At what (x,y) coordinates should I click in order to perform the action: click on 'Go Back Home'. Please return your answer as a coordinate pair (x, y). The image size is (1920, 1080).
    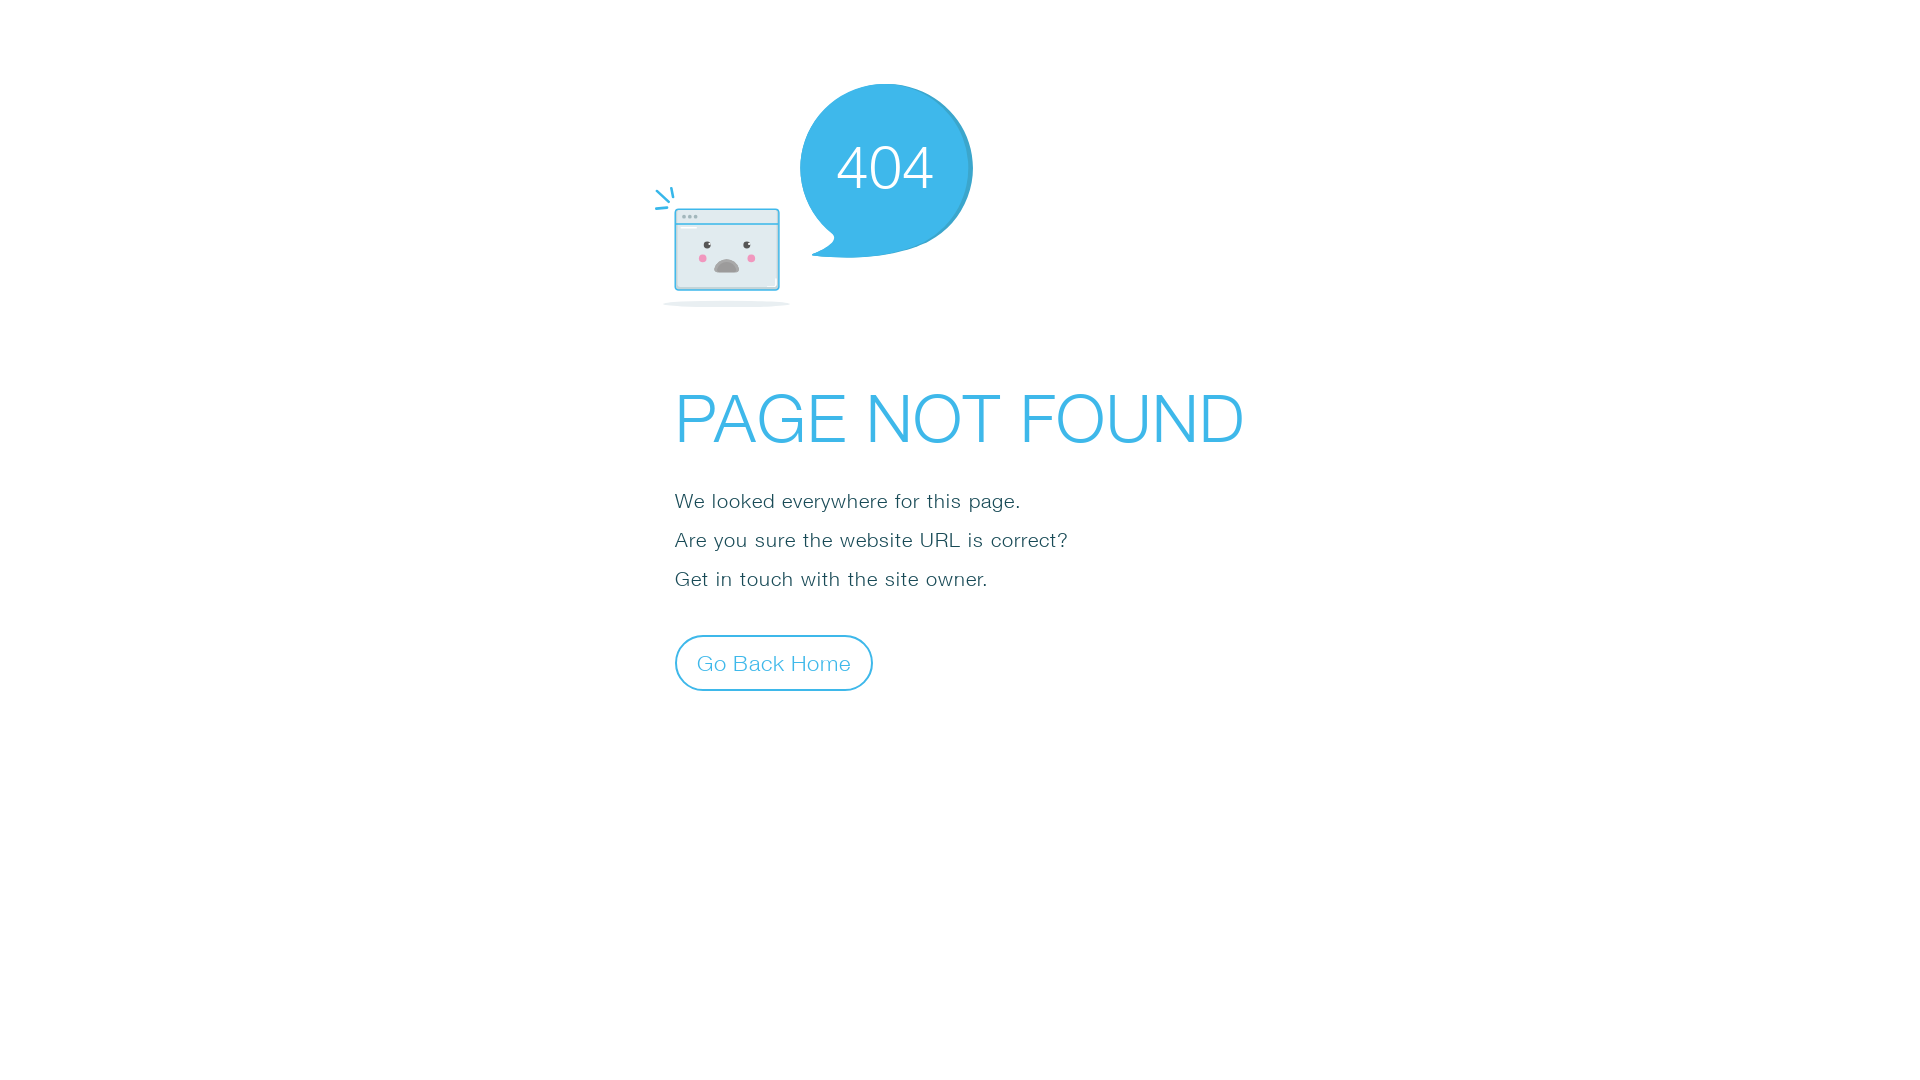
    Looking at the image, I should click on (772, 663).